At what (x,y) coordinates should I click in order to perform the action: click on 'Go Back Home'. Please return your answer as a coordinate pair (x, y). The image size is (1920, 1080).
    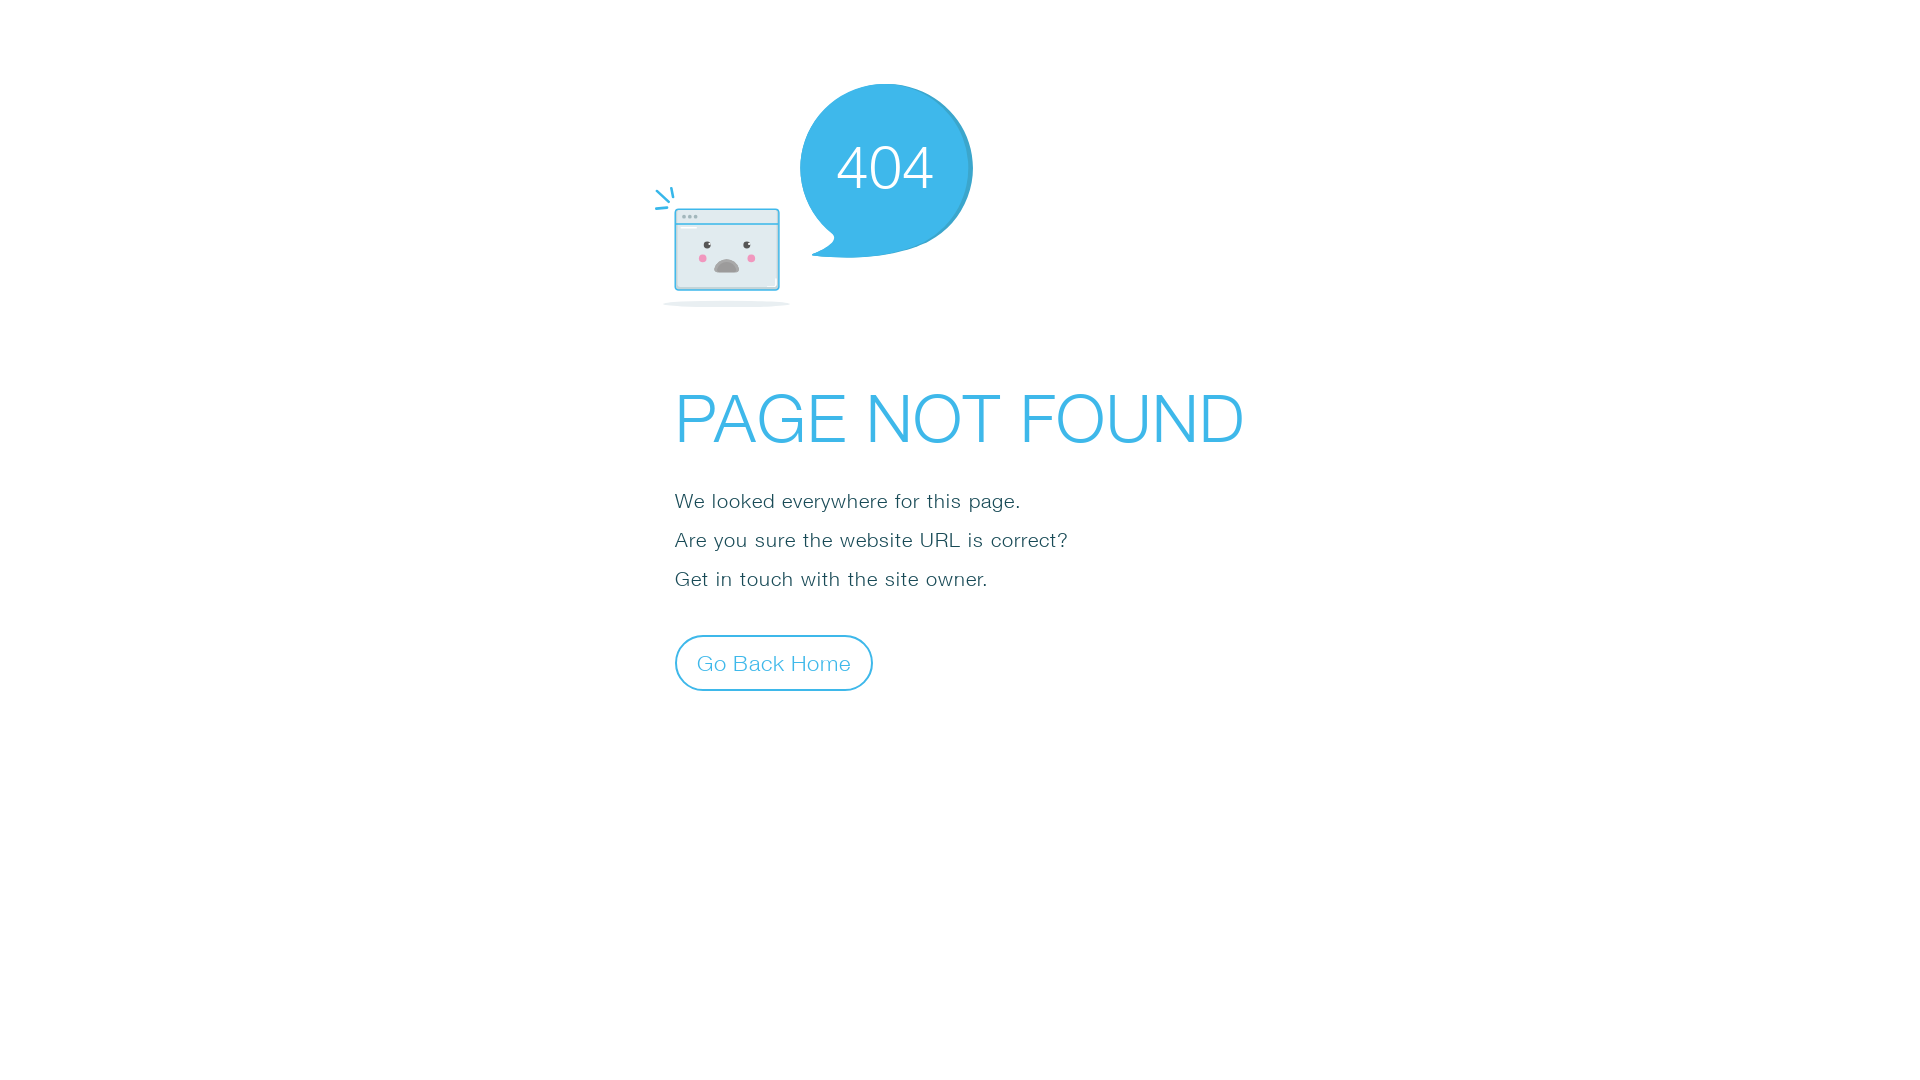
    Looking at the image, I should click on (772, 663).